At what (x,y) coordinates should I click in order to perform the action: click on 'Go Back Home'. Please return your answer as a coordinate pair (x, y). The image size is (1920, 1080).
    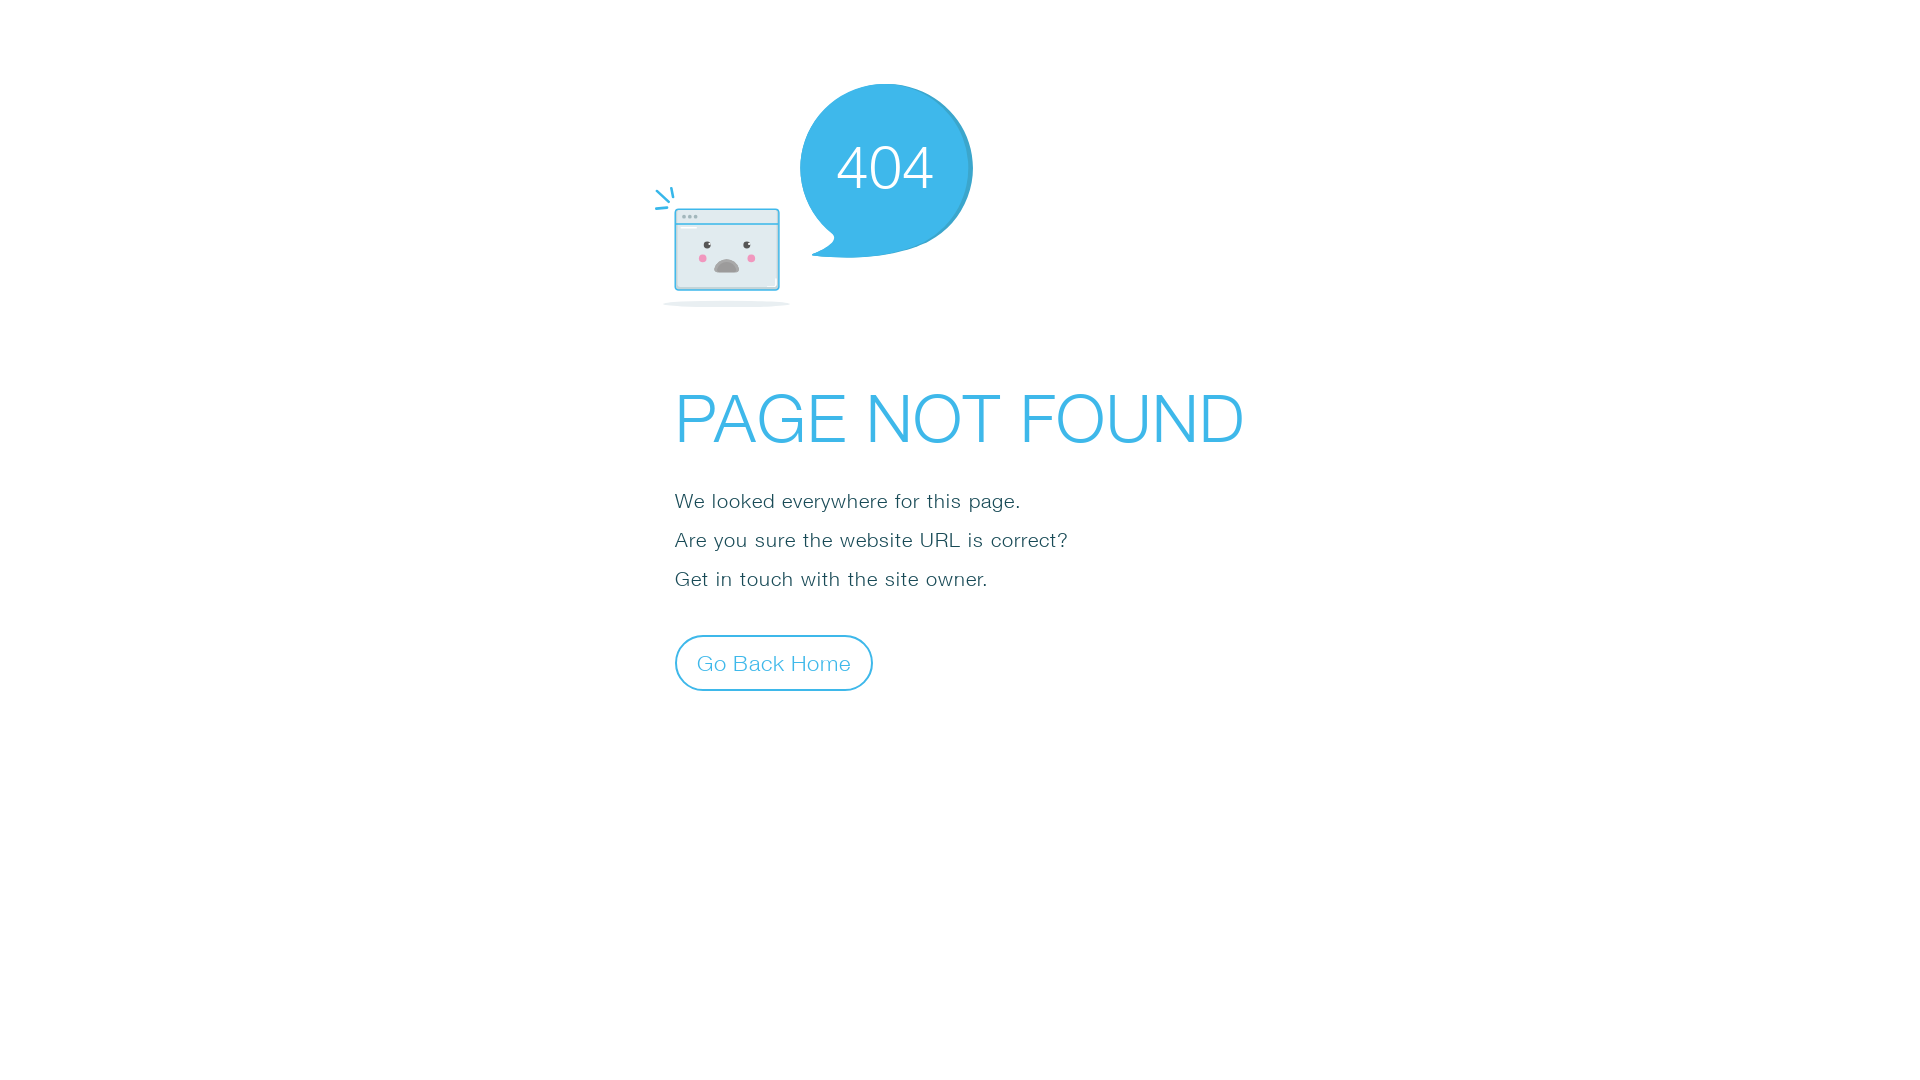
    Looking at the image, I should click on (772, 663).